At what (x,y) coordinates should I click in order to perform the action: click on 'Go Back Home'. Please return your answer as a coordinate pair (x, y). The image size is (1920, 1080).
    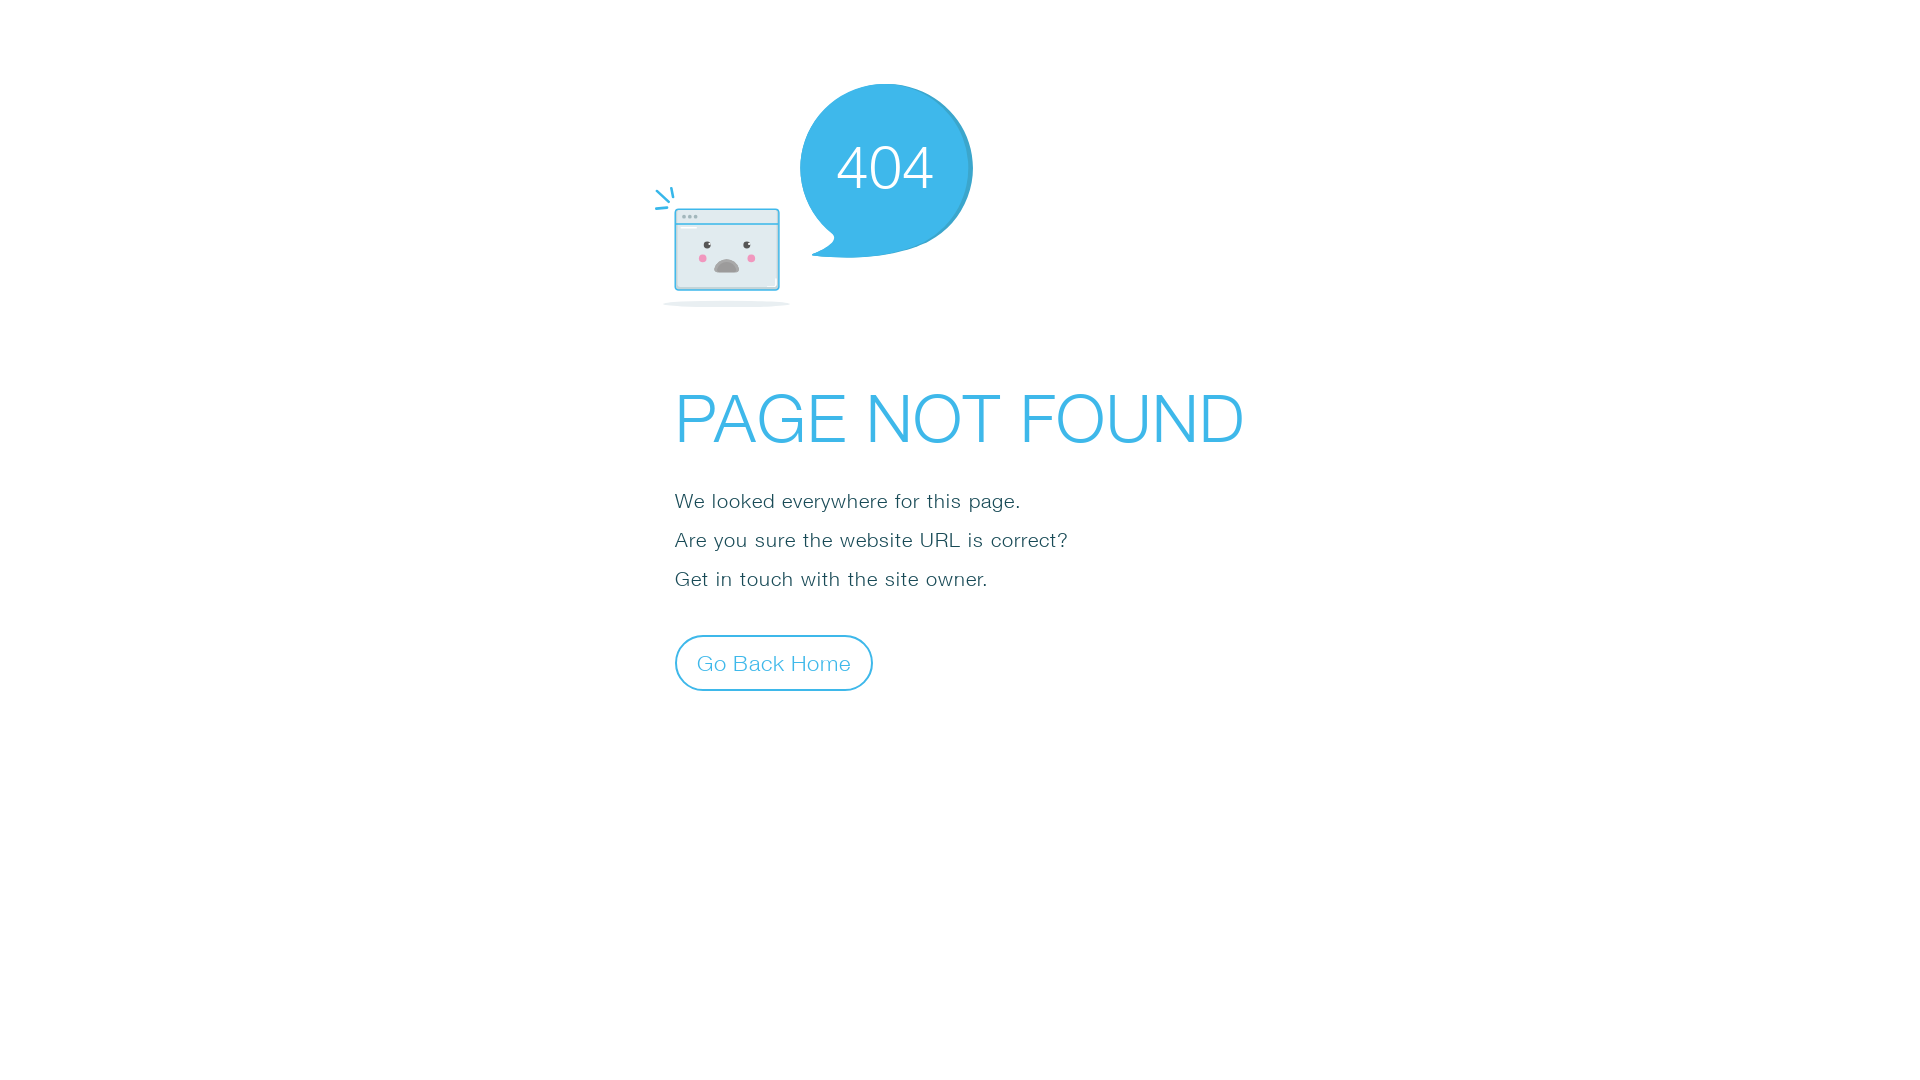
    Looking at the image, I should click on (772, 663).